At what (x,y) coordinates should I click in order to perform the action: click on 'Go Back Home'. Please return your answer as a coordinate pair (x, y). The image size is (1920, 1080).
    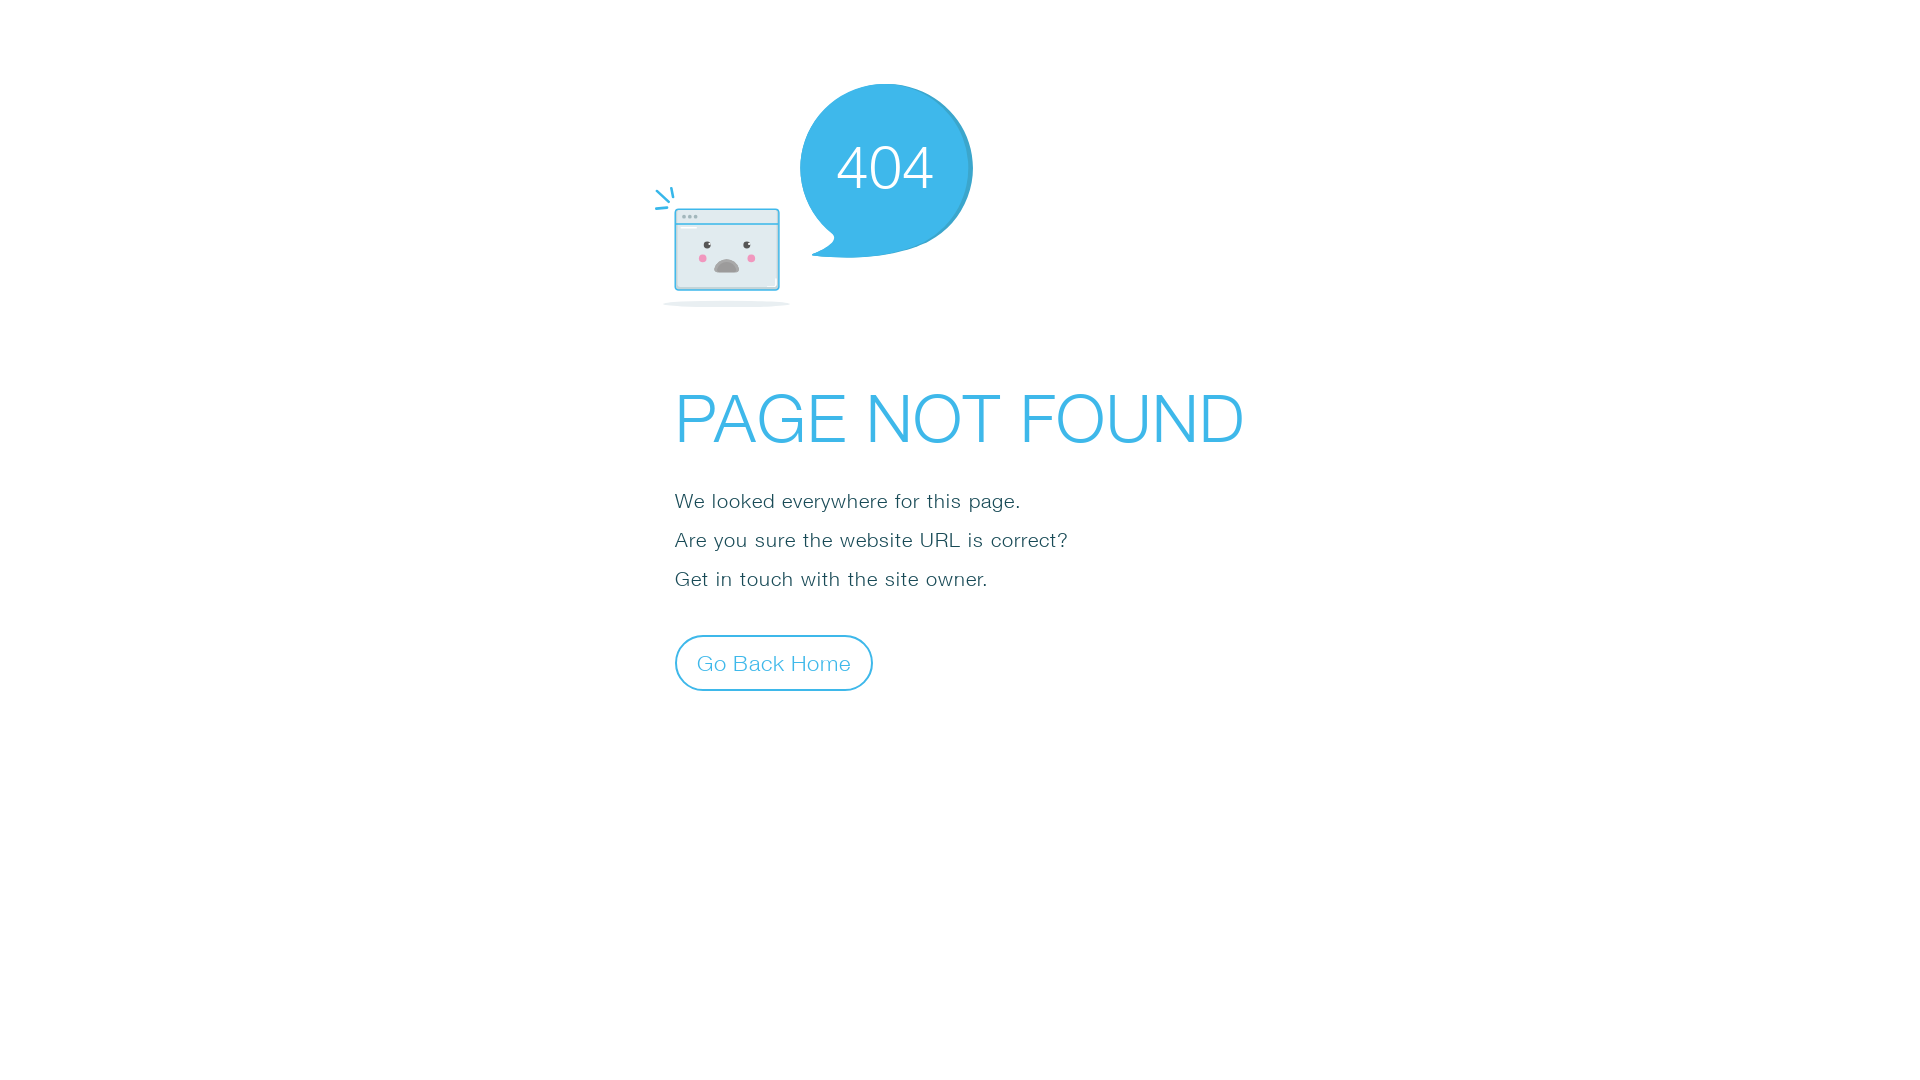
    Looking at the image, I should click on (772, 663).